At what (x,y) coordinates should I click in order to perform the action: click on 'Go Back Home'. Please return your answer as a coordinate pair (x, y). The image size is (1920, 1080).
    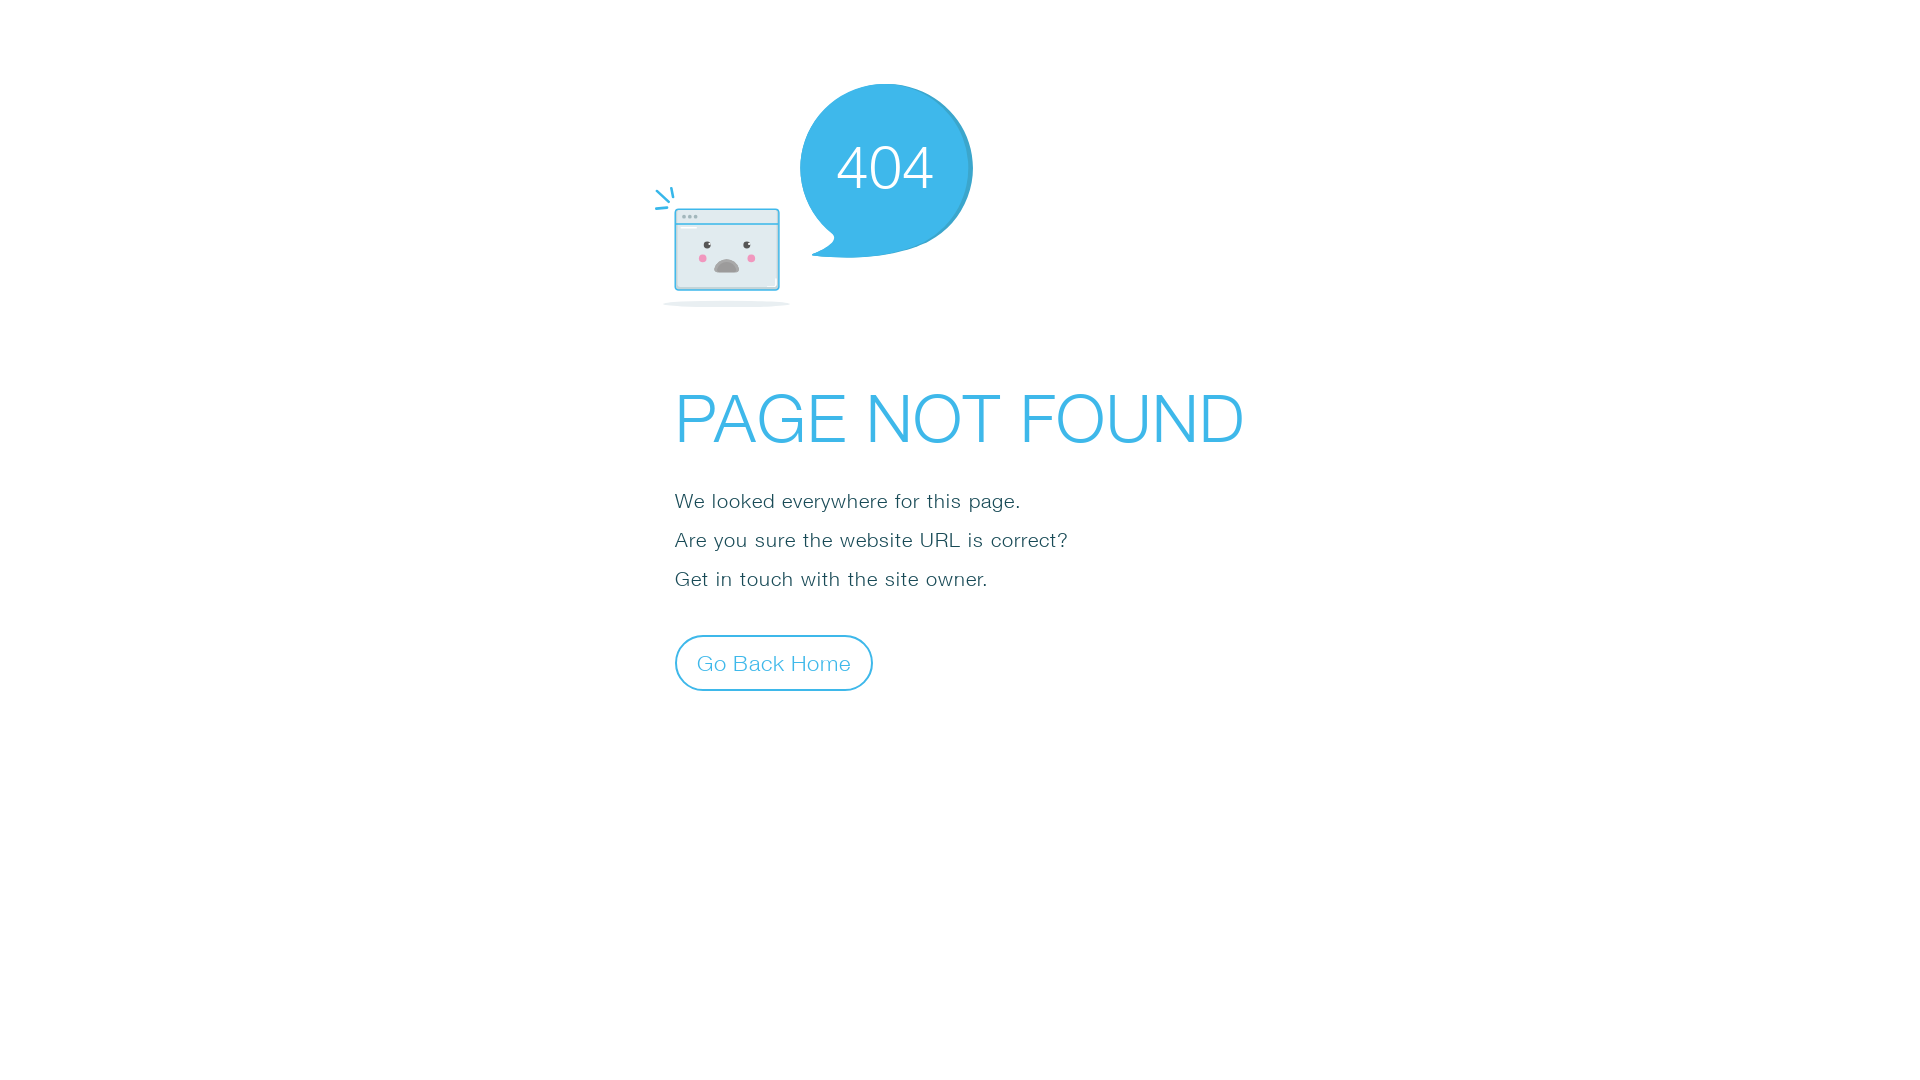
    Looking at the image, I should click on (772, 663).